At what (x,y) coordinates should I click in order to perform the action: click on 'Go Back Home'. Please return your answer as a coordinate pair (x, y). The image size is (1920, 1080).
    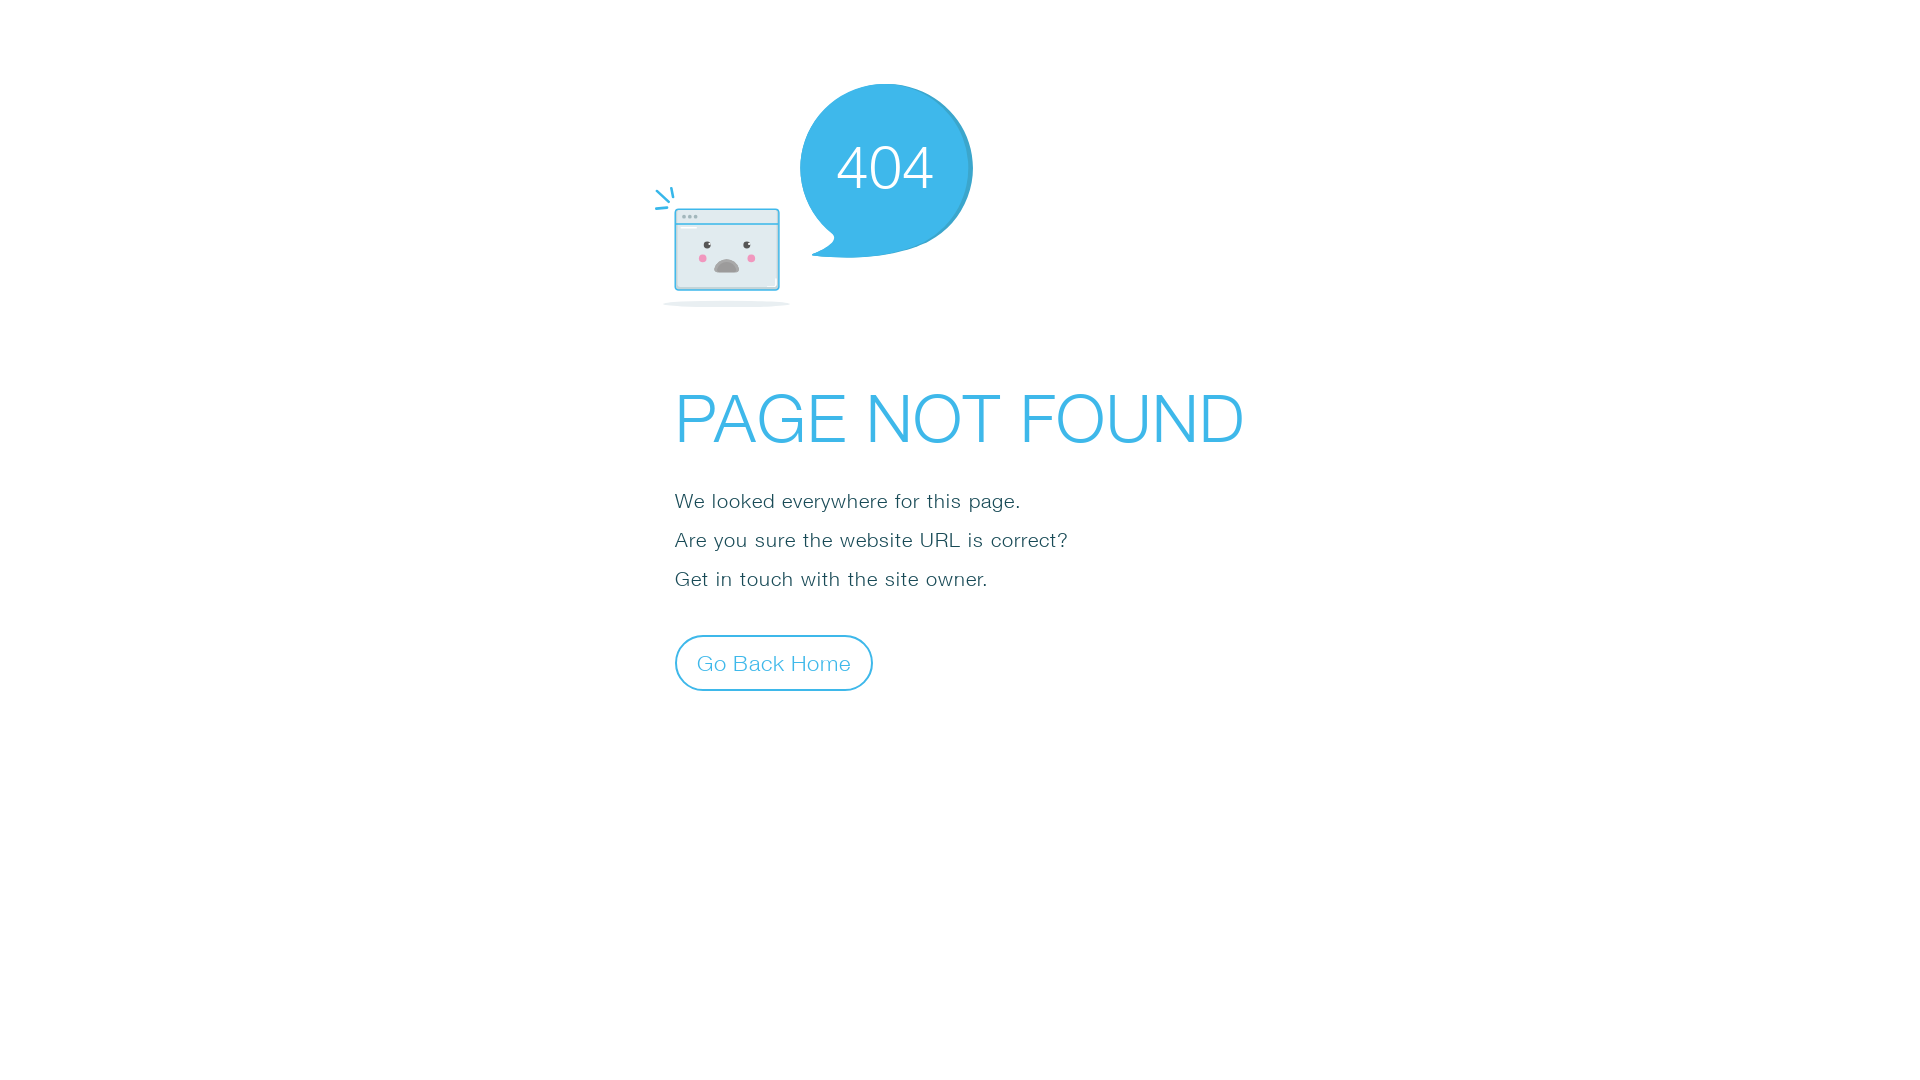
    Looking at the image, I should click on (772, 663).